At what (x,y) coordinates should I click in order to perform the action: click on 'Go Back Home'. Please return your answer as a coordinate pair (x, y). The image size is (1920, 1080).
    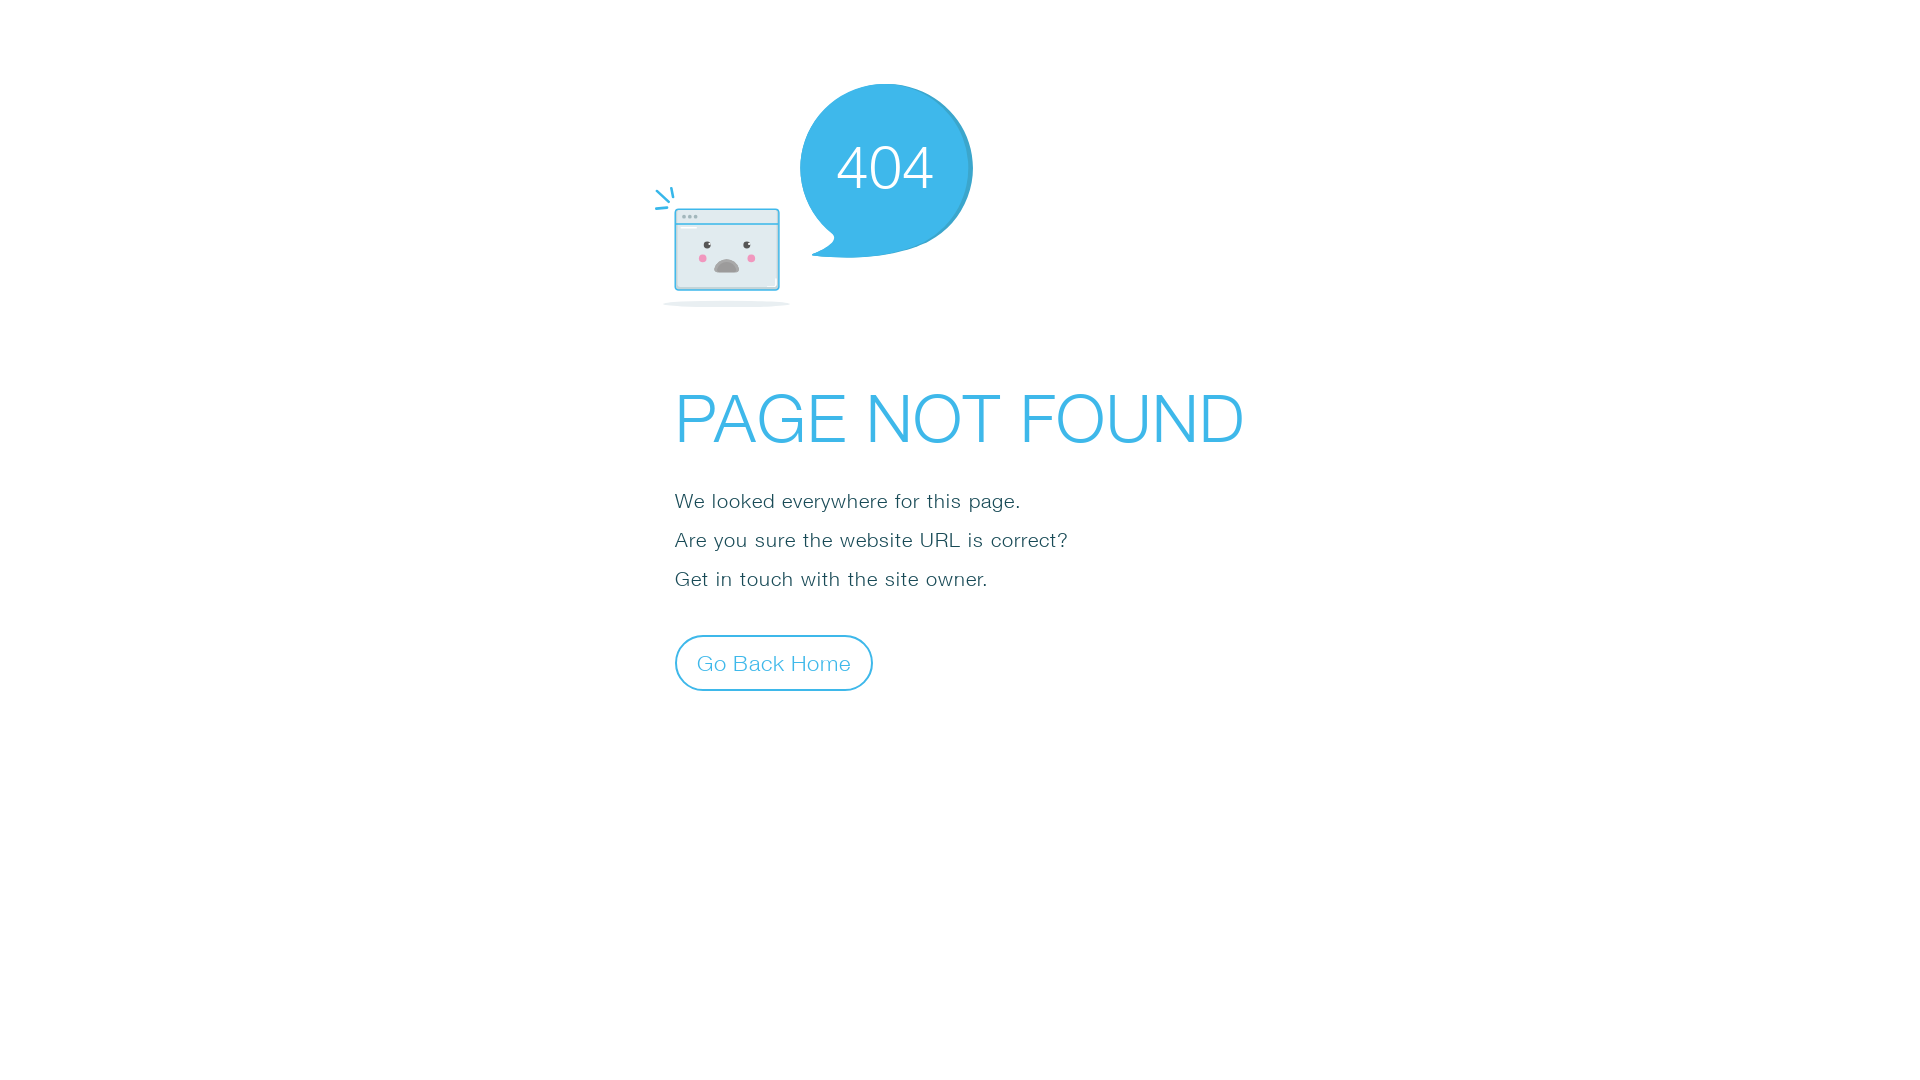
    Looking at the image, I should click on (772, 663).